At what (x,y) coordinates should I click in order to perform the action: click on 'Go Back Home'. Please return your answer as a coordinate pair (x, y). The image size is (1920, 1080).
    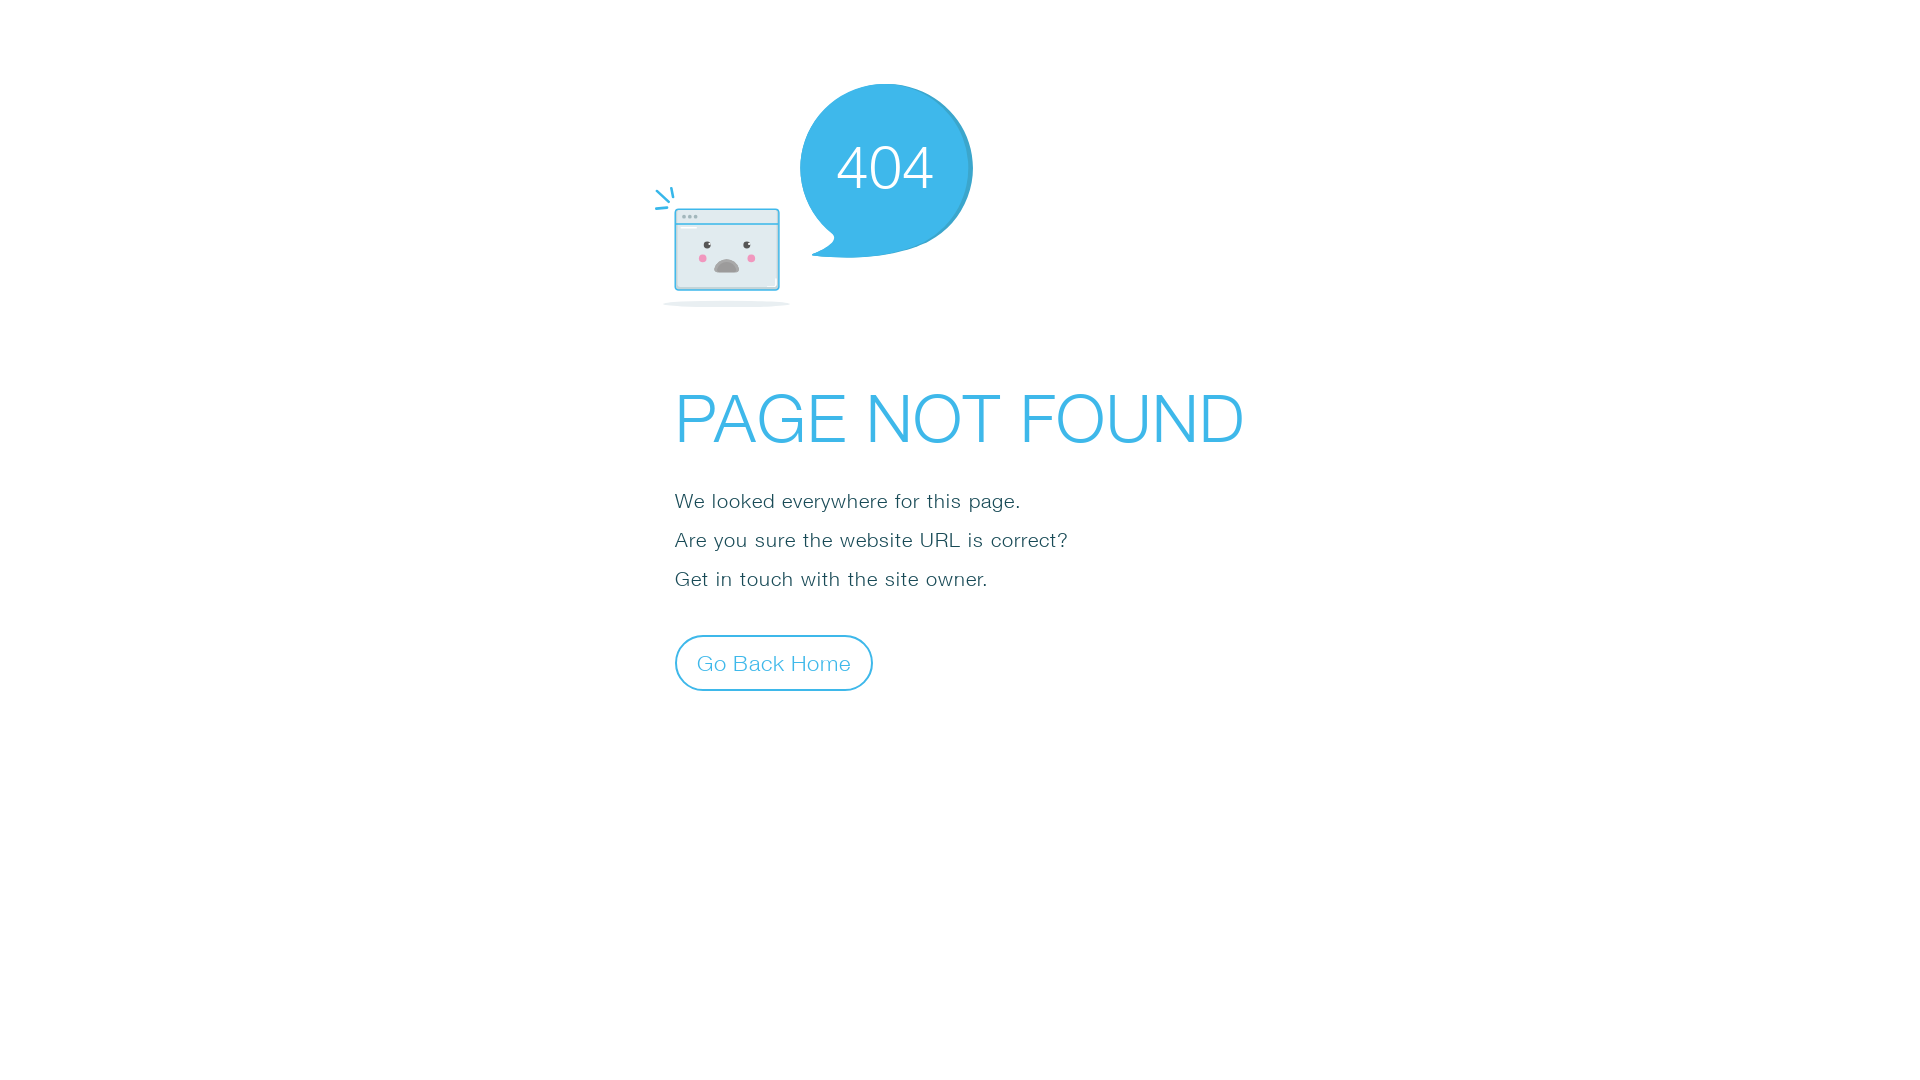
    Looking at the image, I should click on (772, 663).